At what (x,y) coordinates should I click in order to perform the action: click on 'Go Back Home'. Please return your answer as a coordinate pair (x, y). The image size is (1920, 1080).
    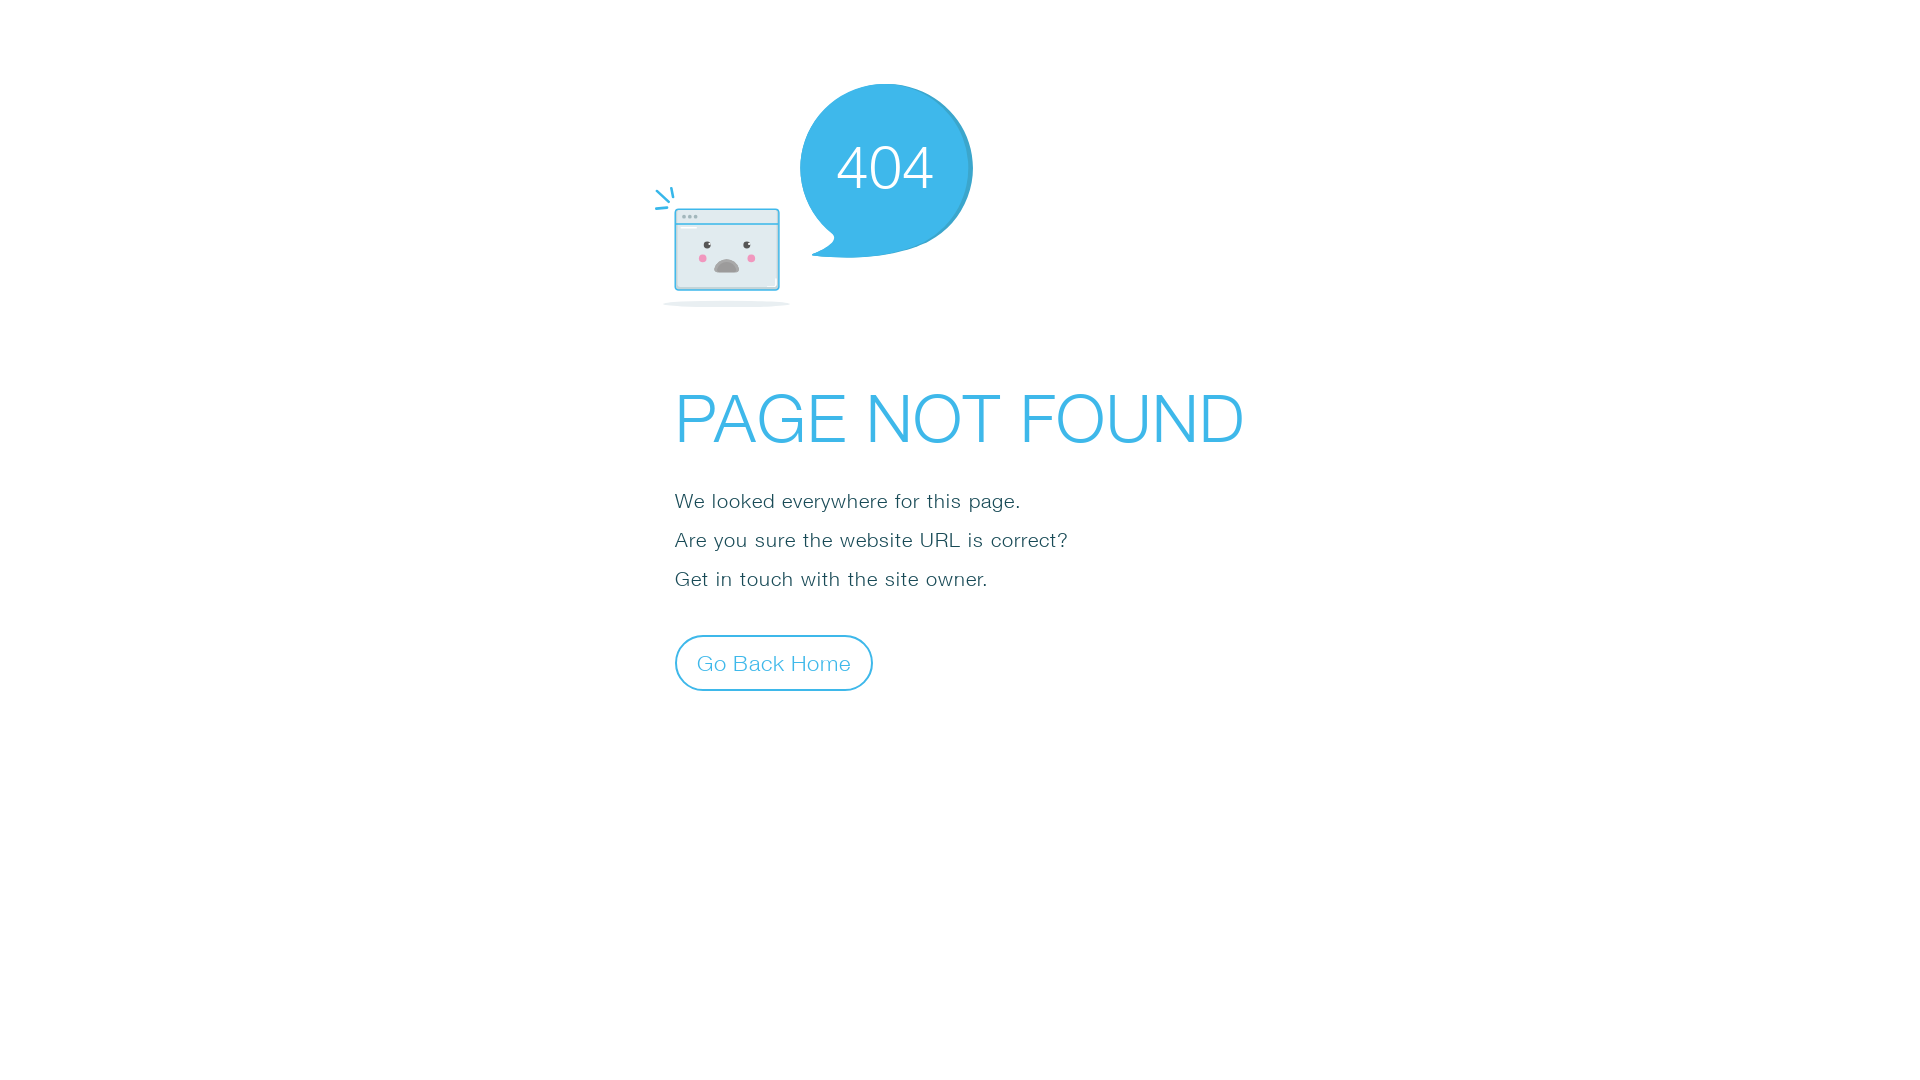
    Looking at the image, I should click on (772, 663).